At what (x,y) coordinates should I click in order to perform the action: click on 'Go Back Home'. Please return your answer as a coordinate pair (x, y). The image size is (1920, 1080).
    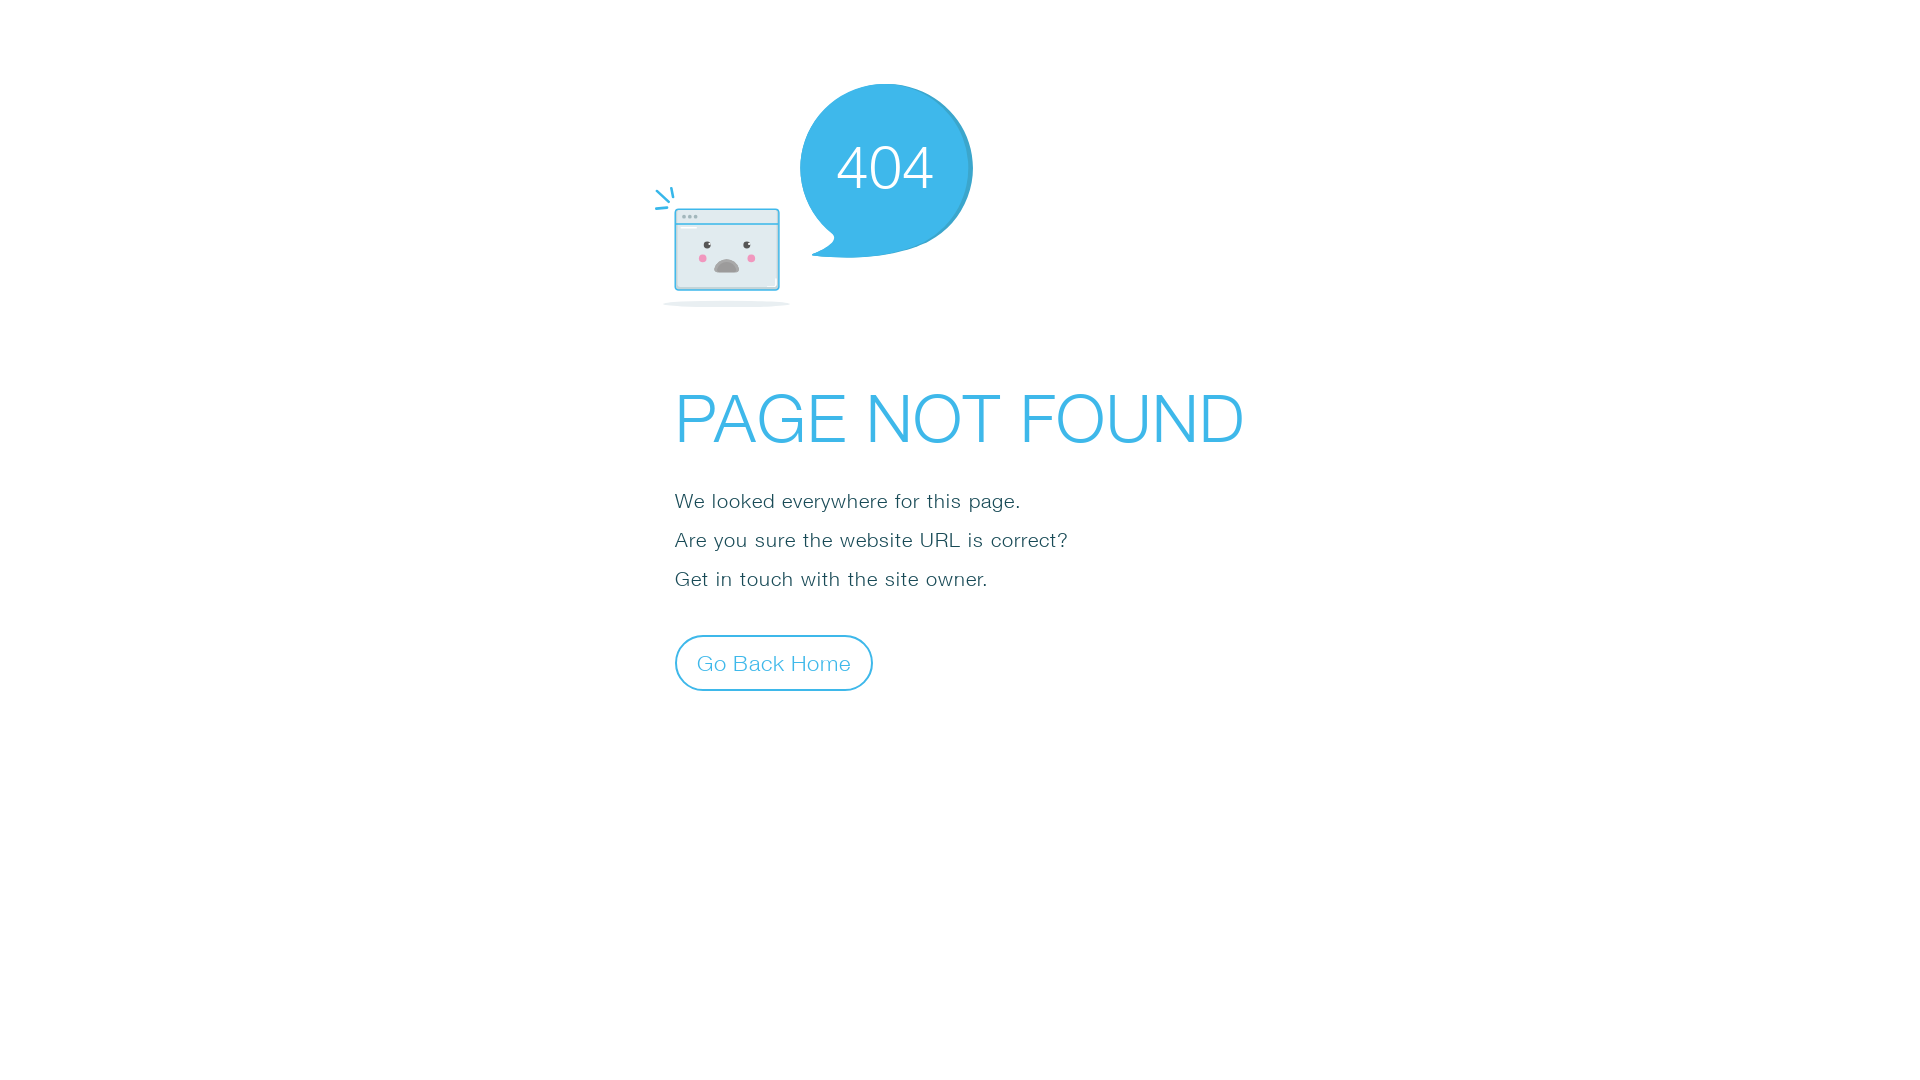
    Looking at the image, I should click on (772, 663).